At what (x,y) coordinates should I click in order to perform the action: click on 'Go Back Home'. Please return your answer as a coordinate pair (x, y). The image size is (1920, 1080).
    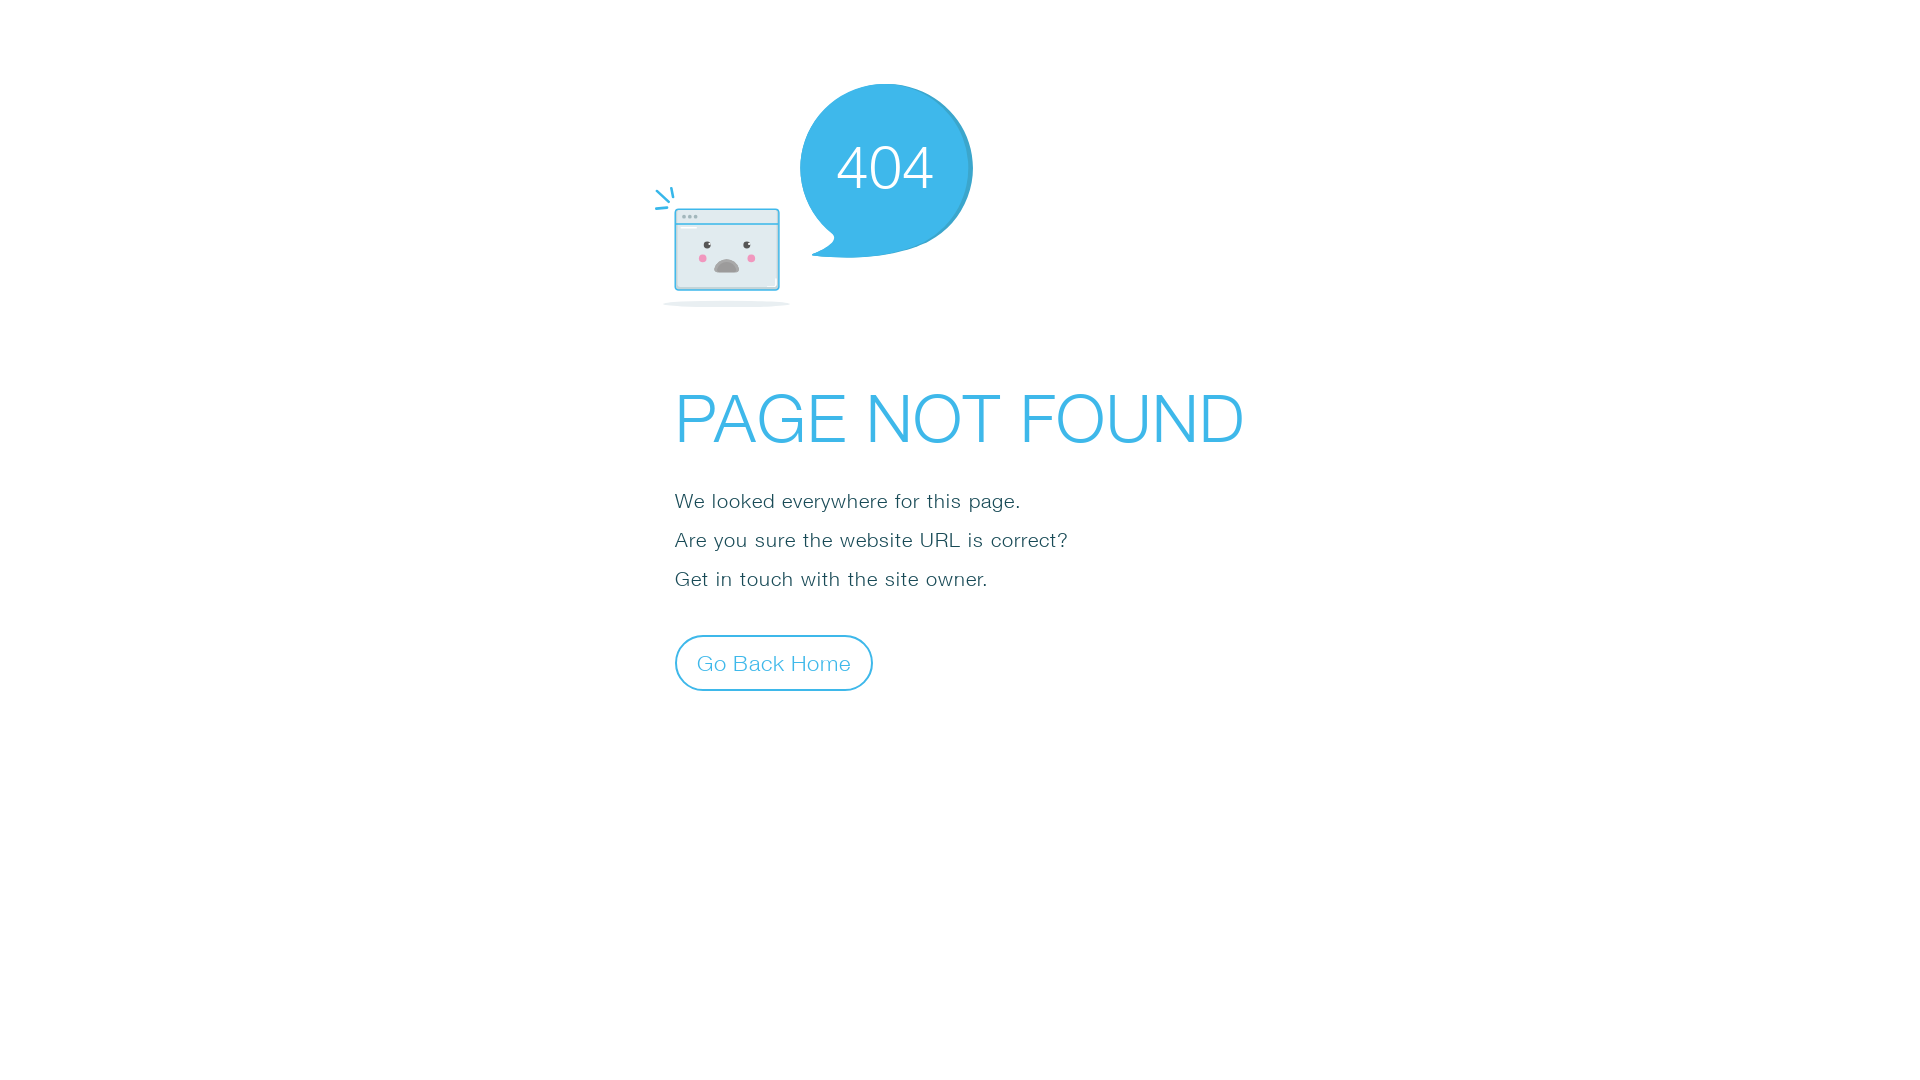
    Looking at the image, I should click on (772, 663).